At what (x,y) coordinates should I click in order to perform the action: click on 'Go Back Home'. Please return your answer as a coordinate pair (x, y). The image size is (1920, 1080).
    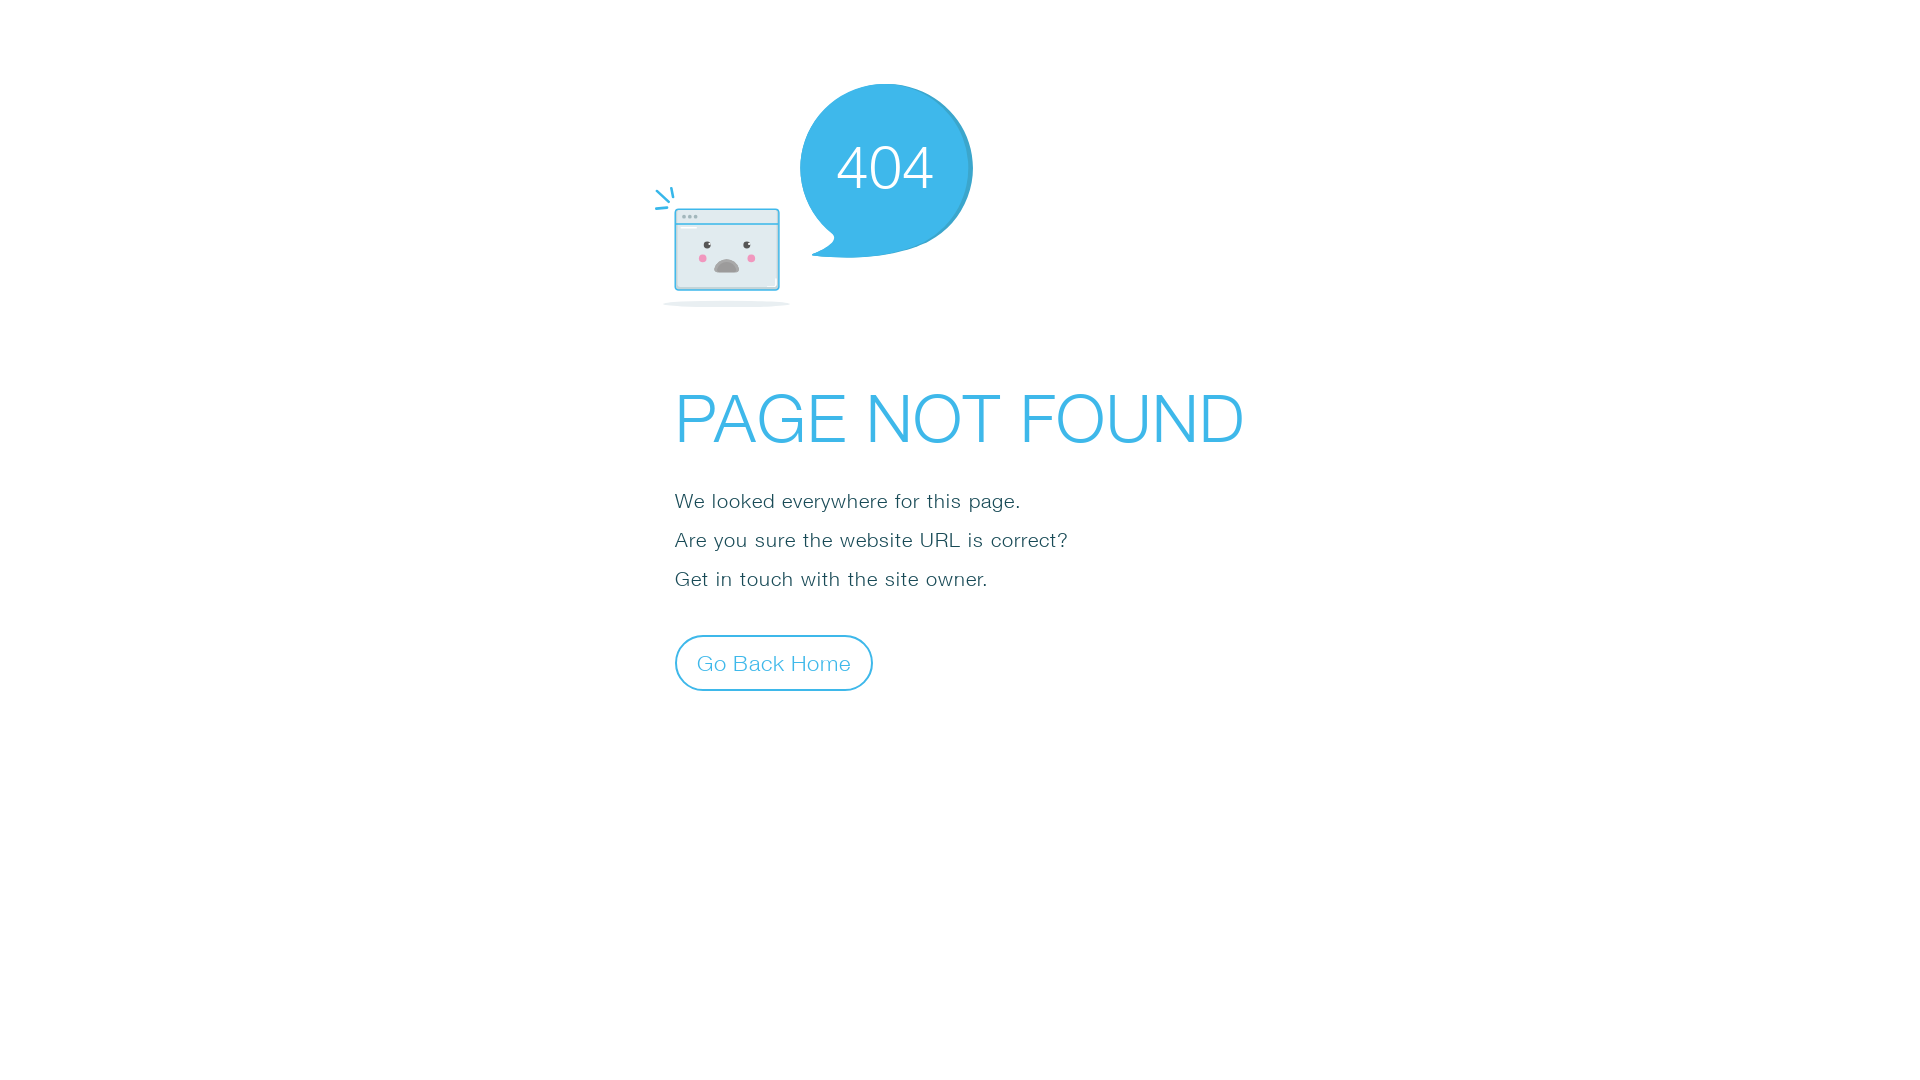
    Looking at the image, I should click on (772, 663).